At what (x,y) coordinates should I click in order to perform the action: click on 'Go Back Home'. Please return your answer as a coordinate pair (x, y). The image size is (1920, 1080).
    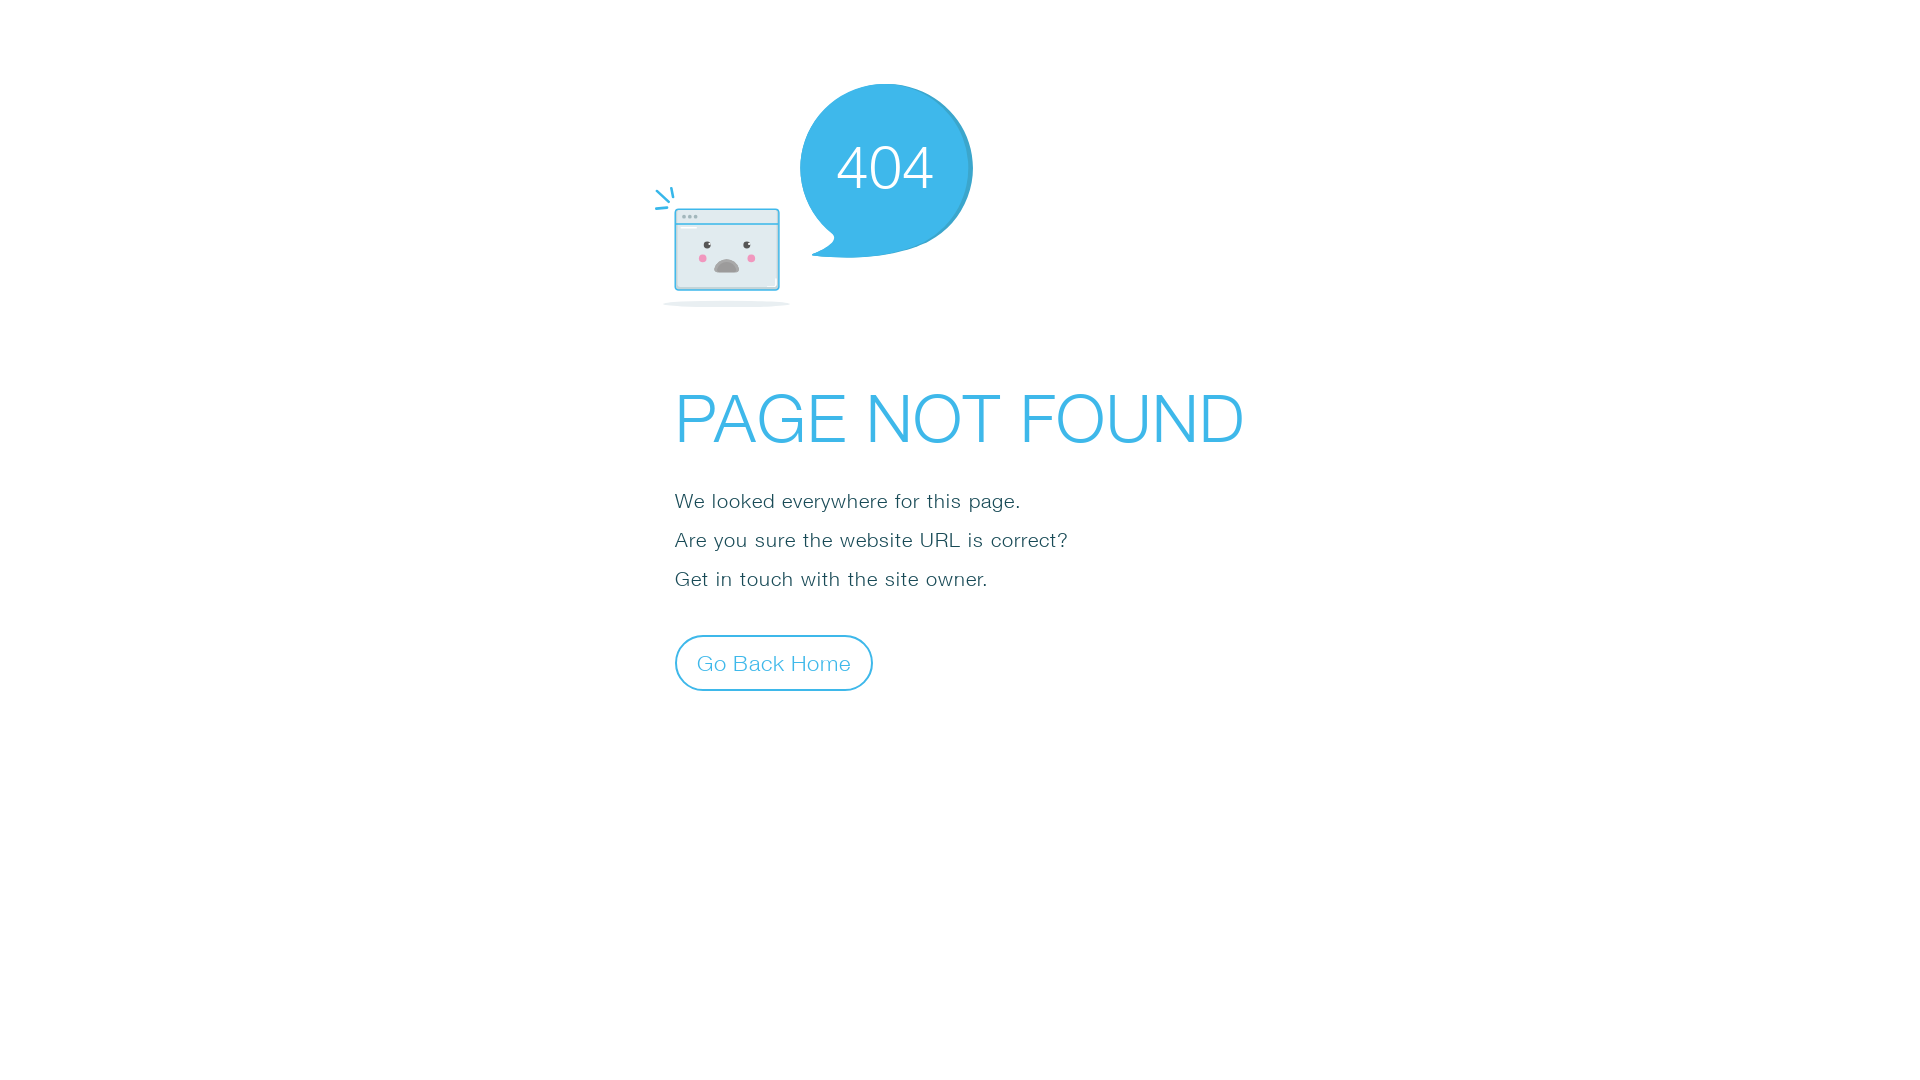
    Looking at the image, I should click on (772, 663).